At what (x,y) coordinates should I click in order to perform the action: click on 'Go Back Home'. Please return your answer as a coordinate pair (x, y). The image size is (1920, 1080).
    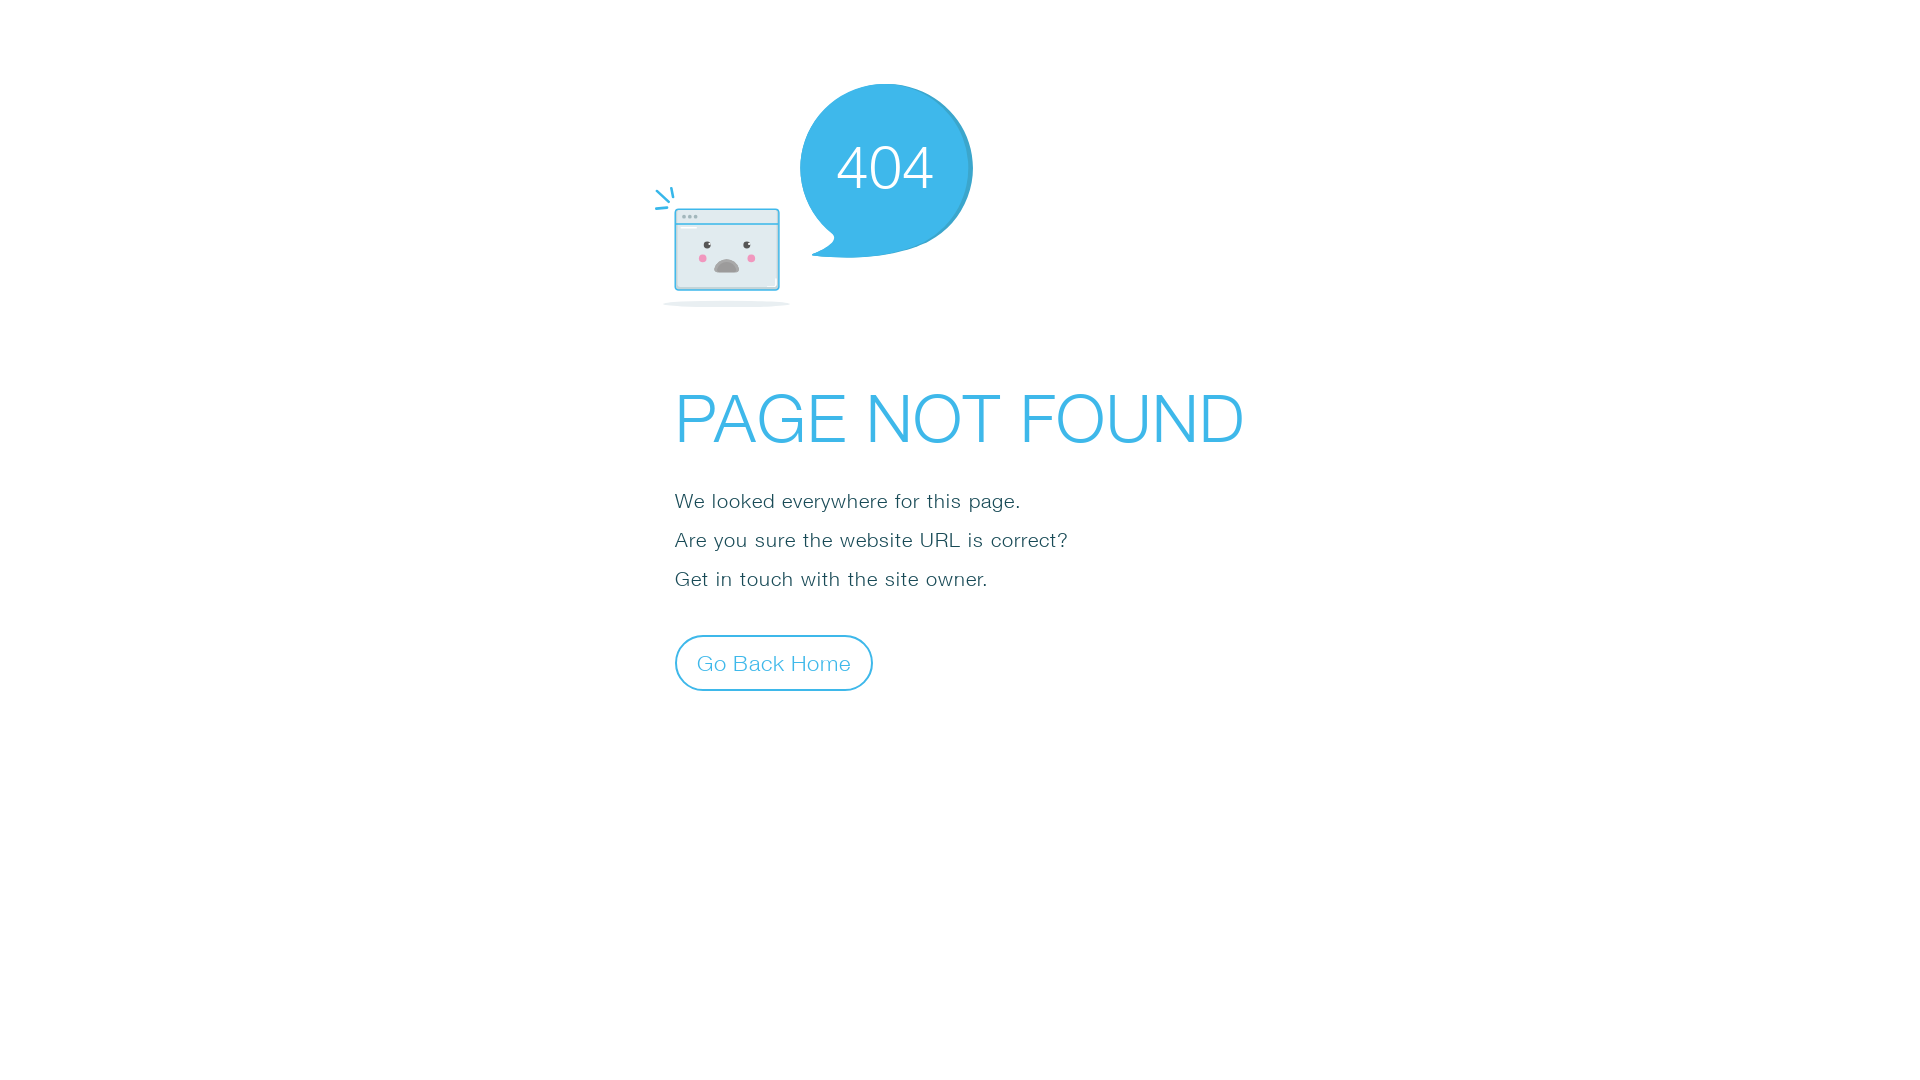
    Looking at the image, I should click on (772, 663).